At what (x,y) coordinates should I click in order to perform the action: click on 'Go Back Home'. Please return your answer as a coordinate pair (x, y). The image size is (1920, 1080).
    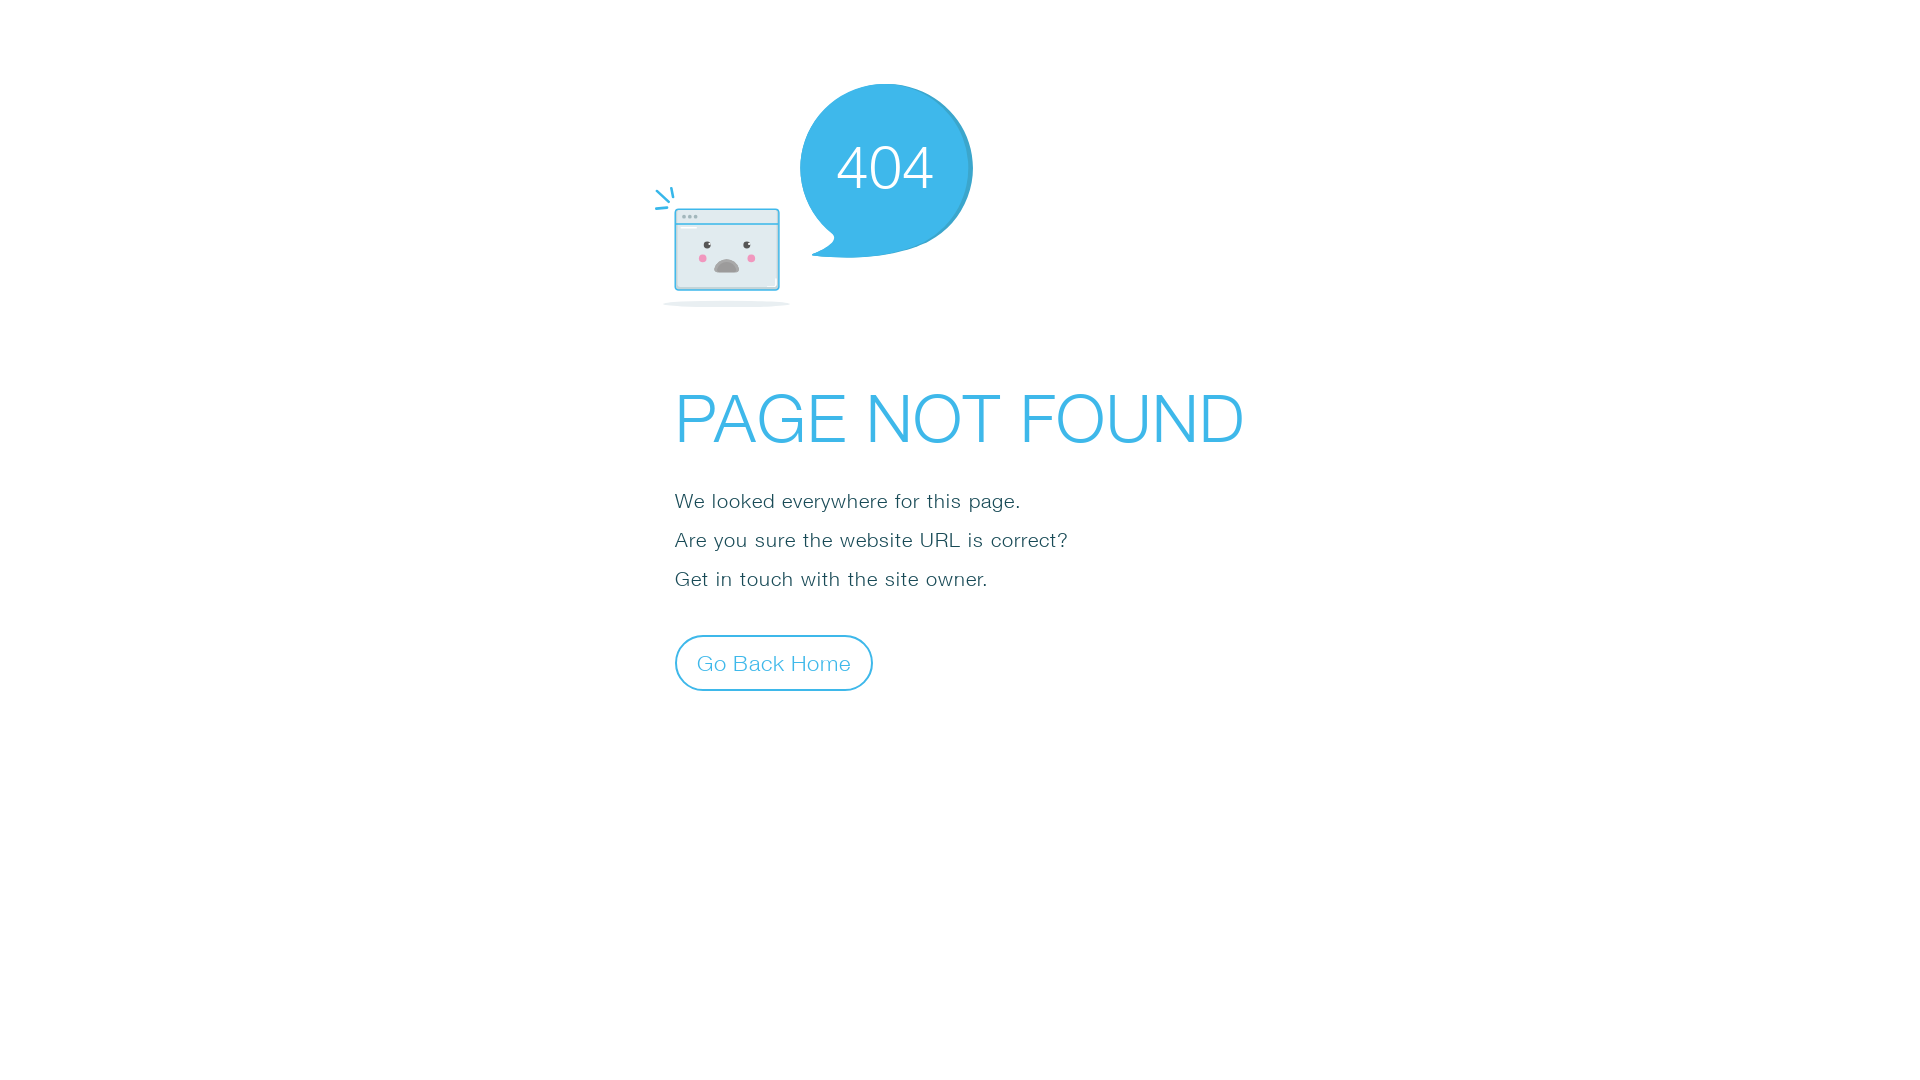
    Looking at the image, I should click on (772, 663).